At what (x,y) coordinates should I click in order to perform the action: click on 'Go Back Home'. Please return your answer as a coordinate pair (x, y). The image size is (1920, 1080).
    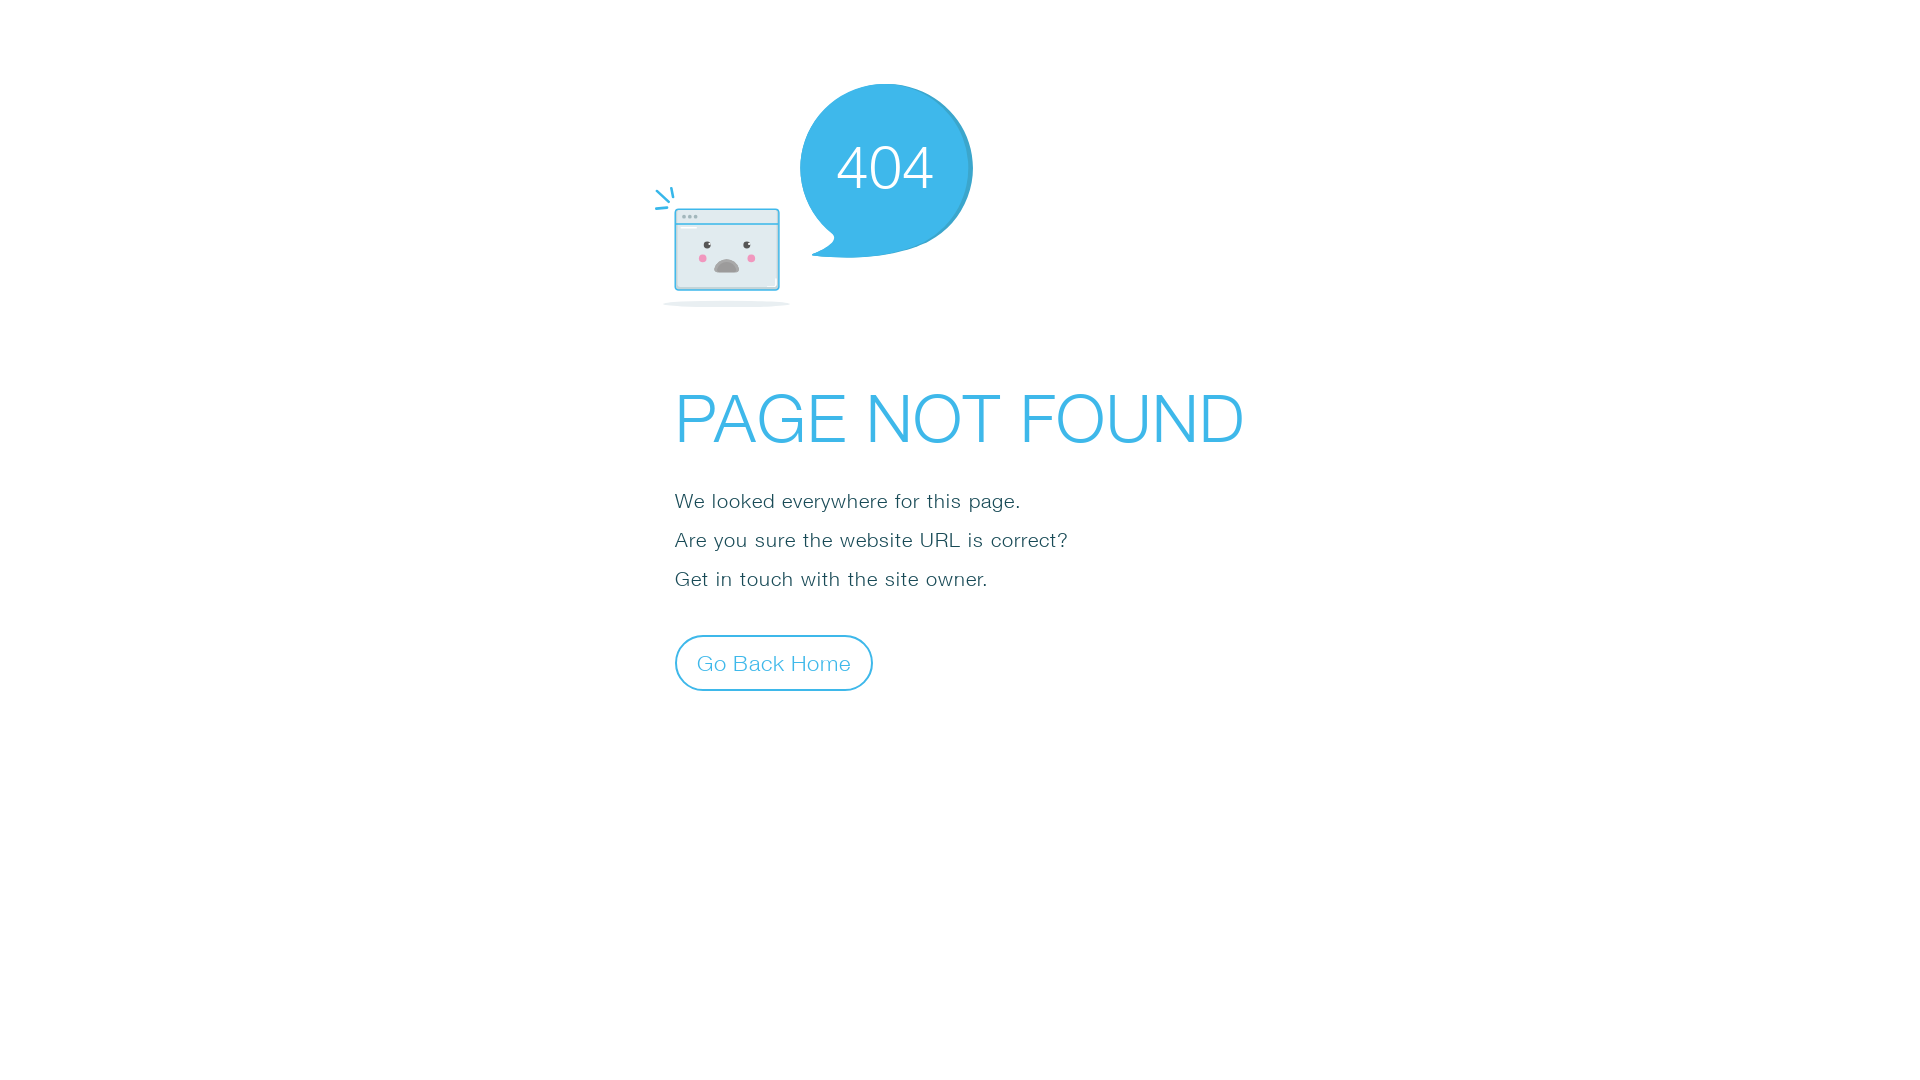
    Looking at the image, I should click on (772, 663).